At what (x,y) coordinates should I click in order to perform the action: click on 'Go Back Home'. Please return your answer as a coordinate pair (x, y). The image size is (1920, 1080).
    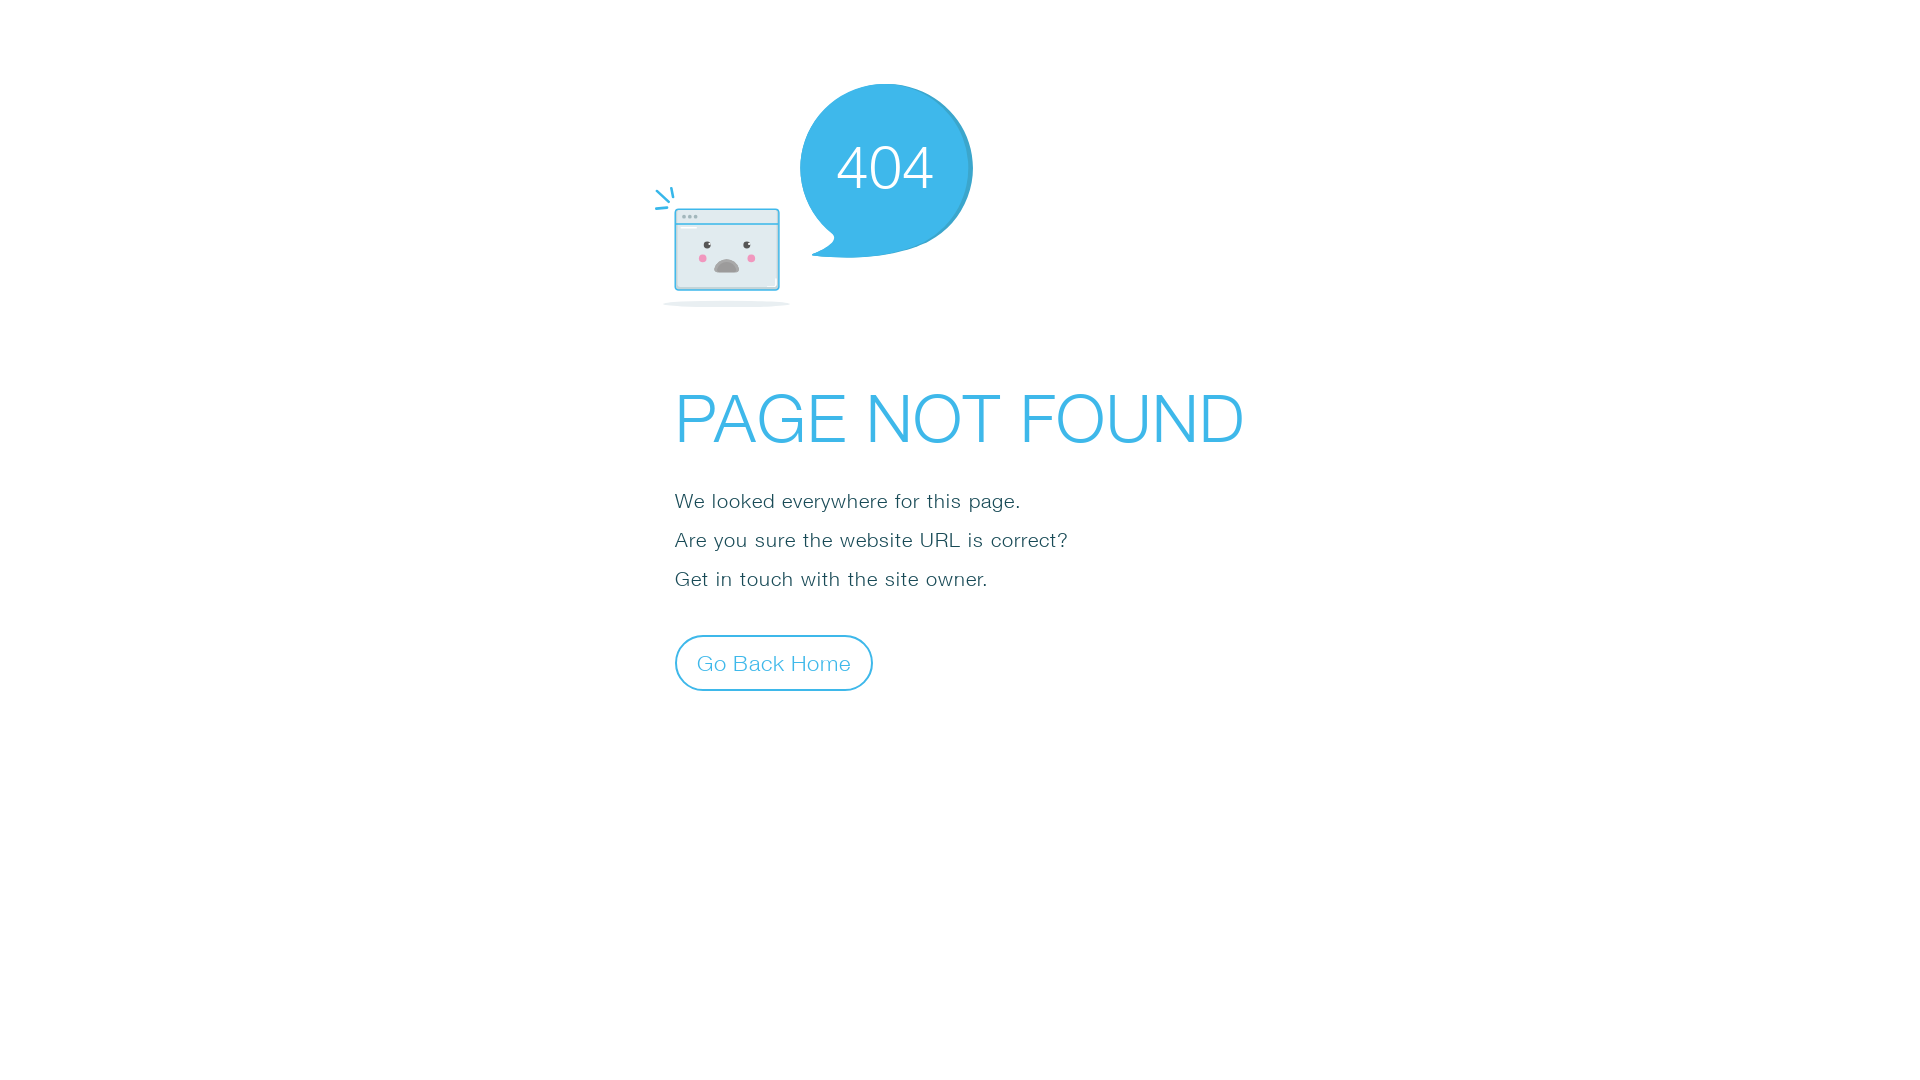
    Looking at the image, I should click on (772, 663).